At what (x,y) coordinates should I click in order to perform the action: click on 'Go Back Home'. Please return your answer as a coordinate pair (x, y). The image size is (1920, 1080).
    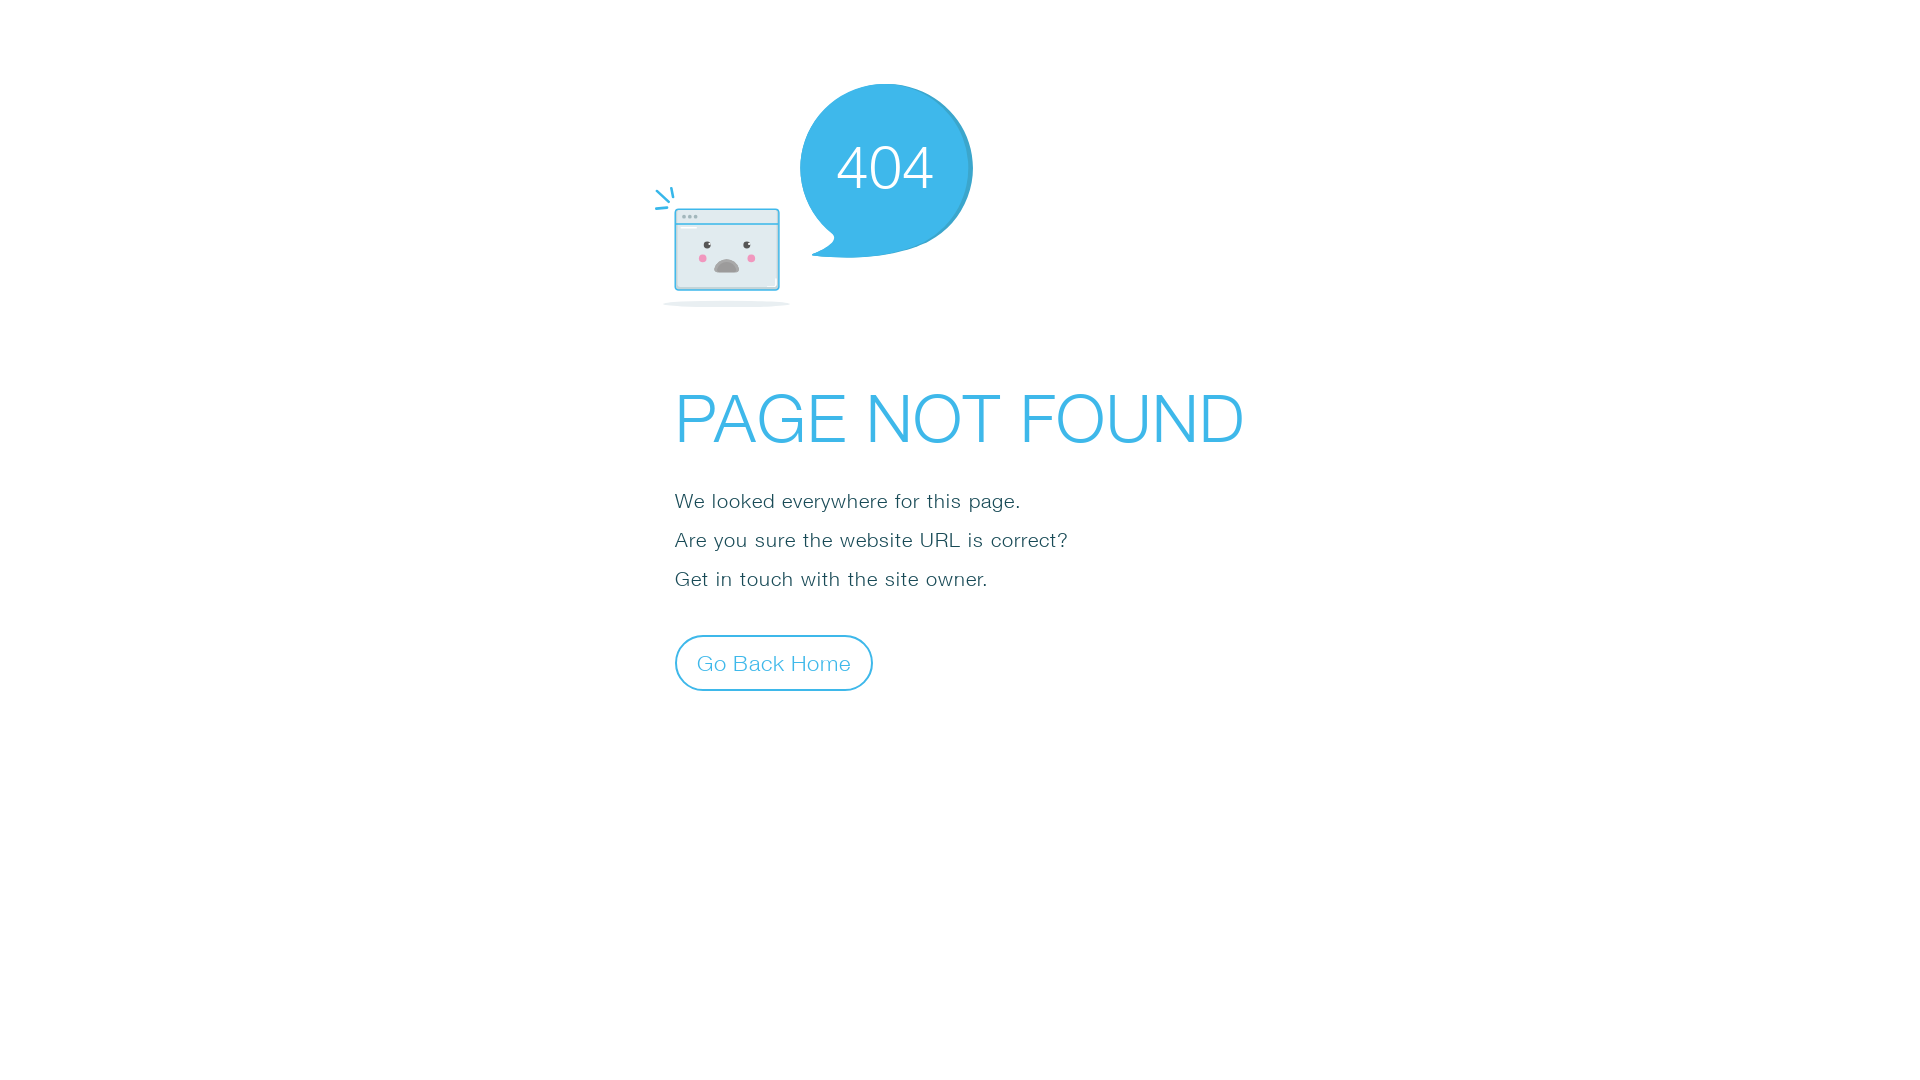
    Looking at the image, I should click on (772, 663).